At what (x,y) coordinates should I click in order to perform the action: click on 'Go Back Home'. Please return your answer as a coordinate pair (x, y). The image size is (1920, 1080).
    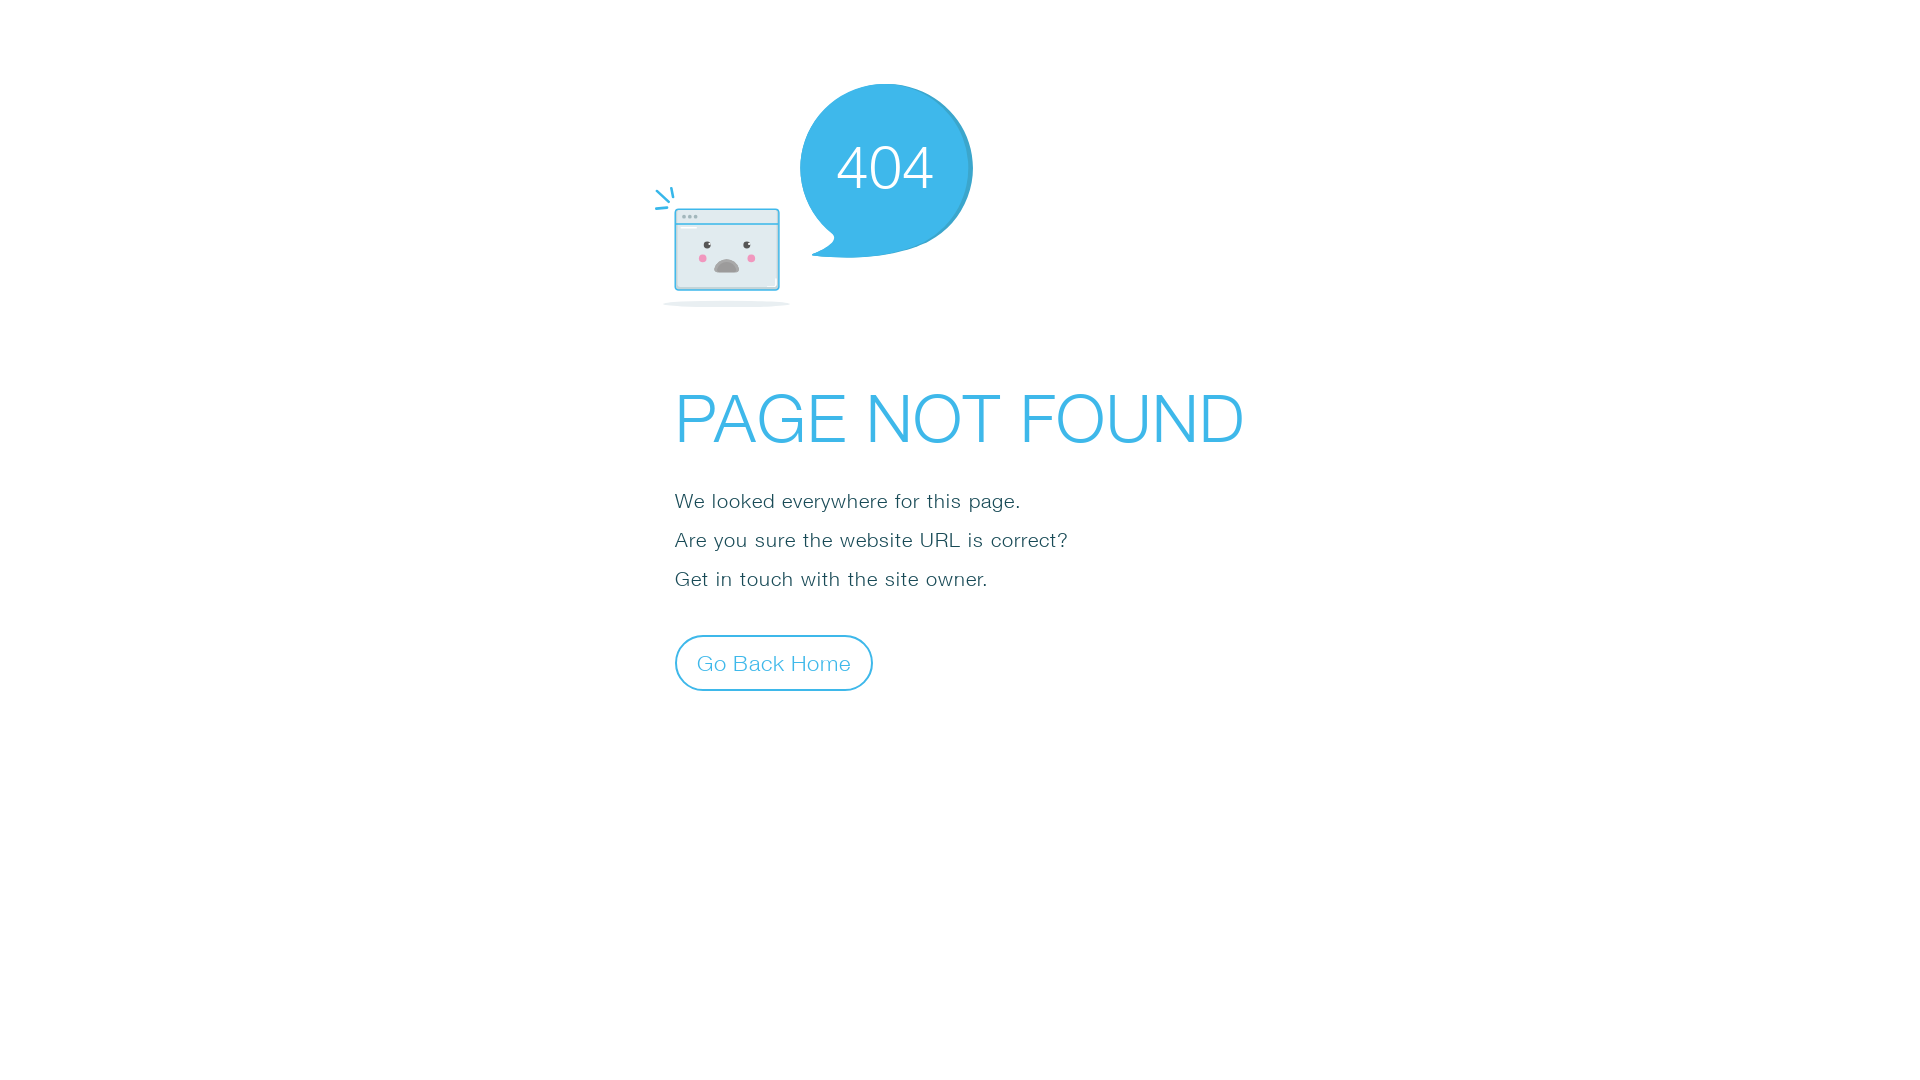
    Looking at the image, I should click on (772, 663).